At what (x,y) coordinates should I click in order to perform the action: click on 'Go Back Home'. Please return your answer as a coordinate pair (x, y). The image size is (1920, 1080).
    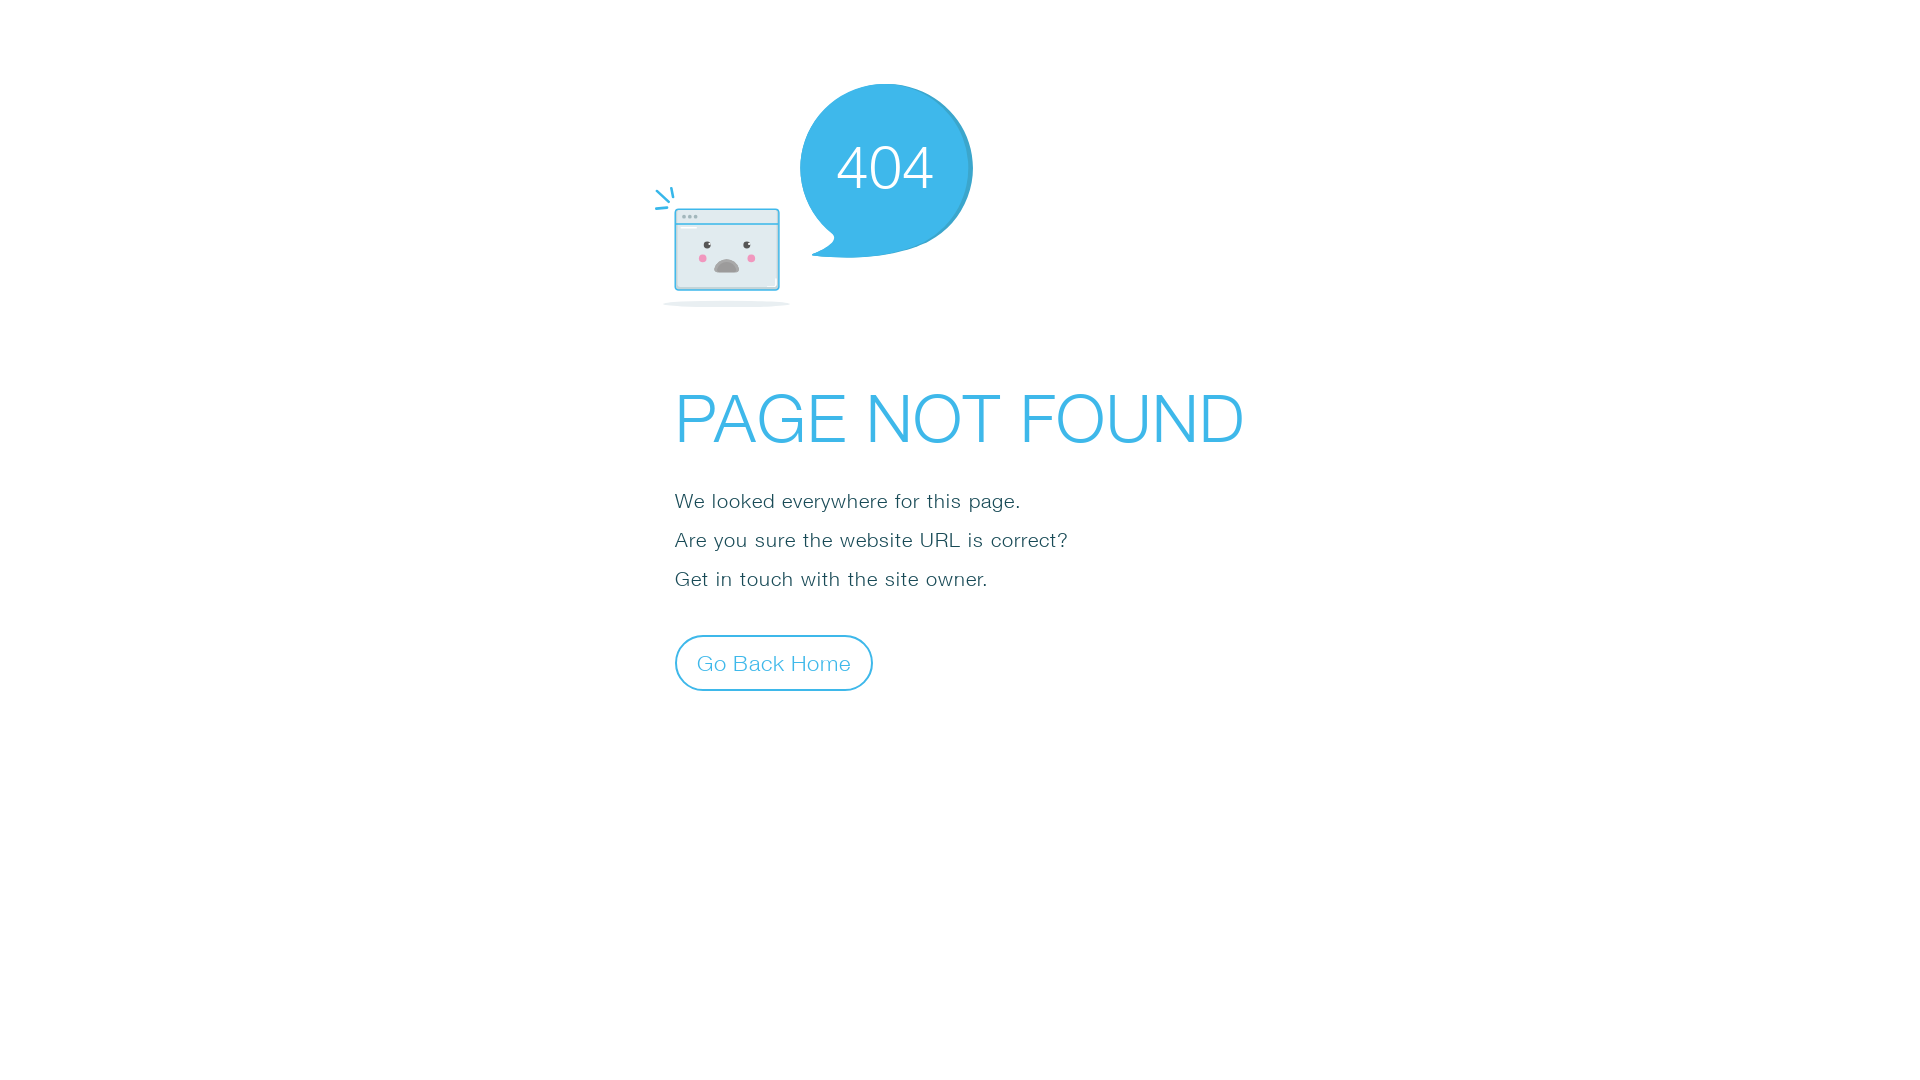
    Looking at the image, I should click on (772, 663).